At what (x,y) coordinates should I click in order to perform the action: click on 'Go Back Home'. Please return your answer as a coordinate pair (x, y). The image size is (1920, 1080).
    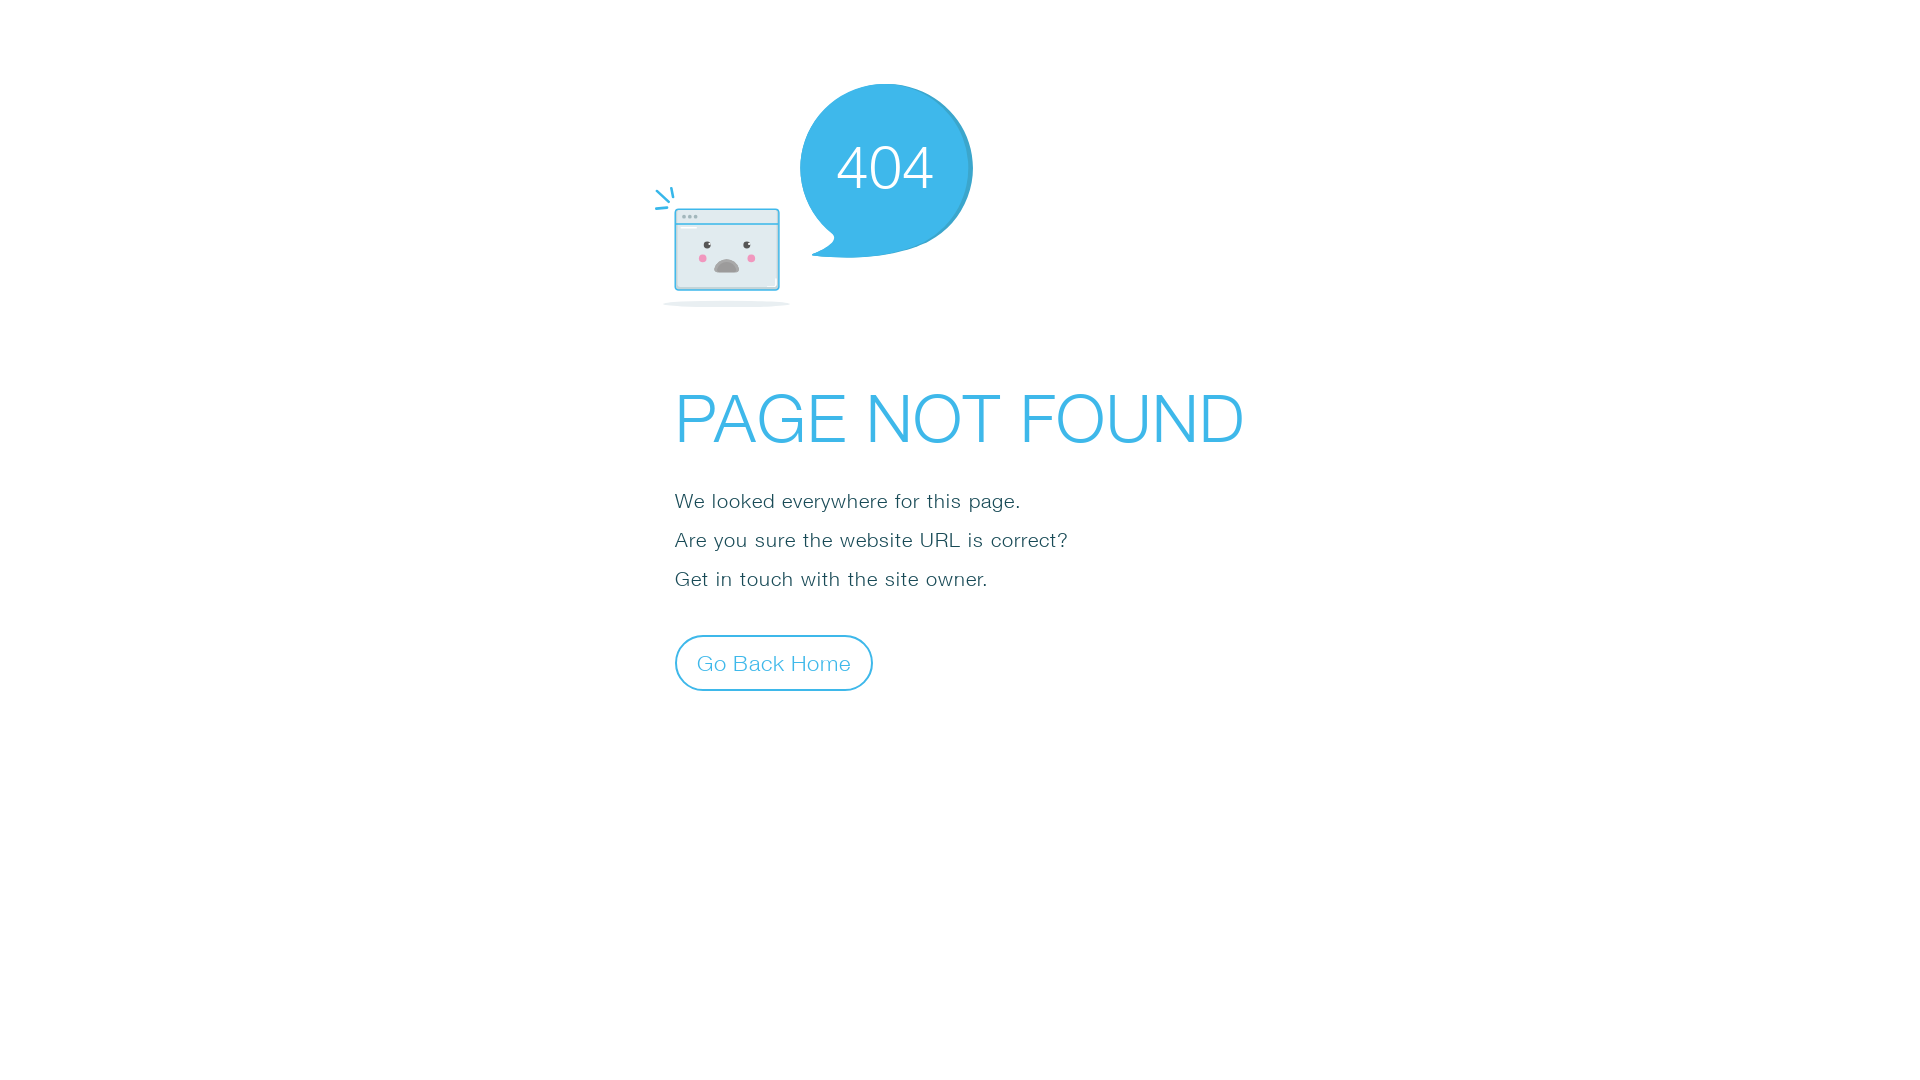
    Looking at the image, I should click on (772, 663).